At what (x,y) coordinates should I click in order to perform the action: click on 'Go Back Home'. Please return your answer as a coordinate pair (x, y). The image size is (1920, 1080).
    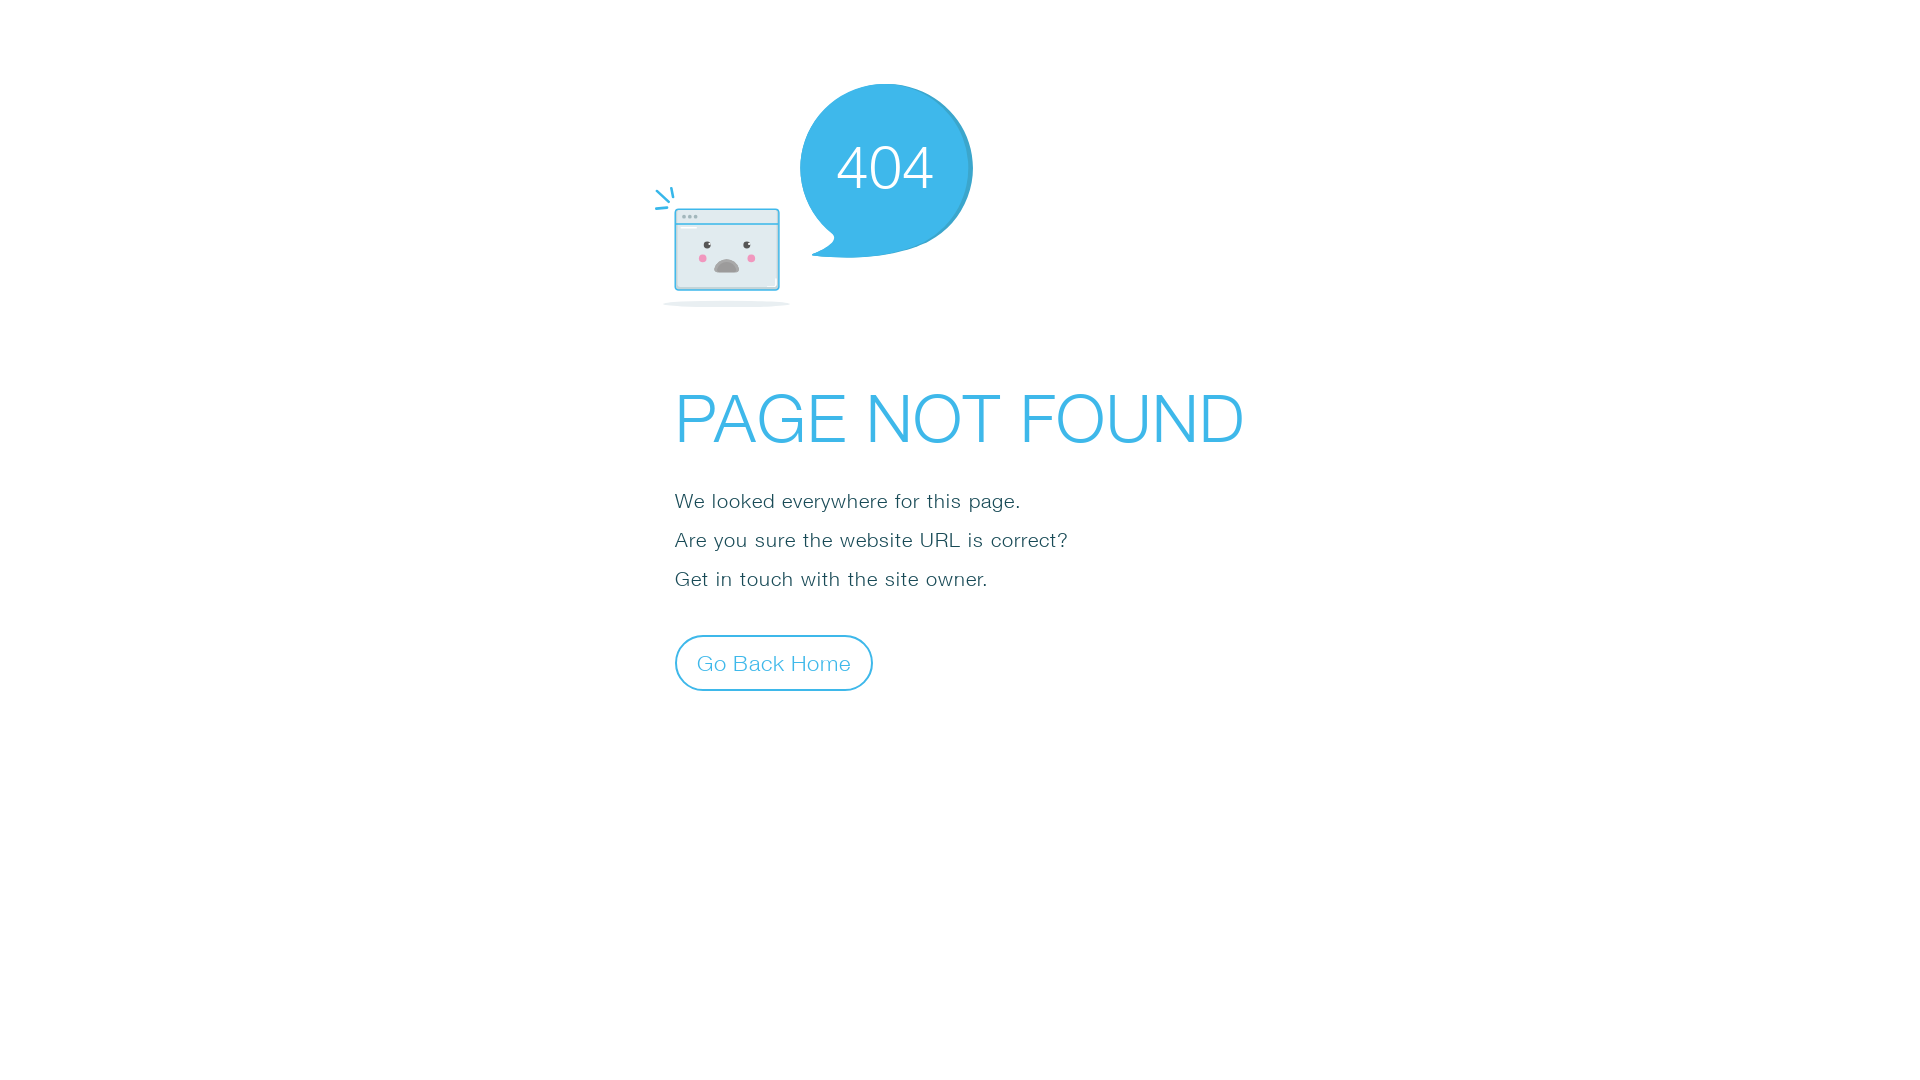
    Looking at the image, I should click on (772, 663).